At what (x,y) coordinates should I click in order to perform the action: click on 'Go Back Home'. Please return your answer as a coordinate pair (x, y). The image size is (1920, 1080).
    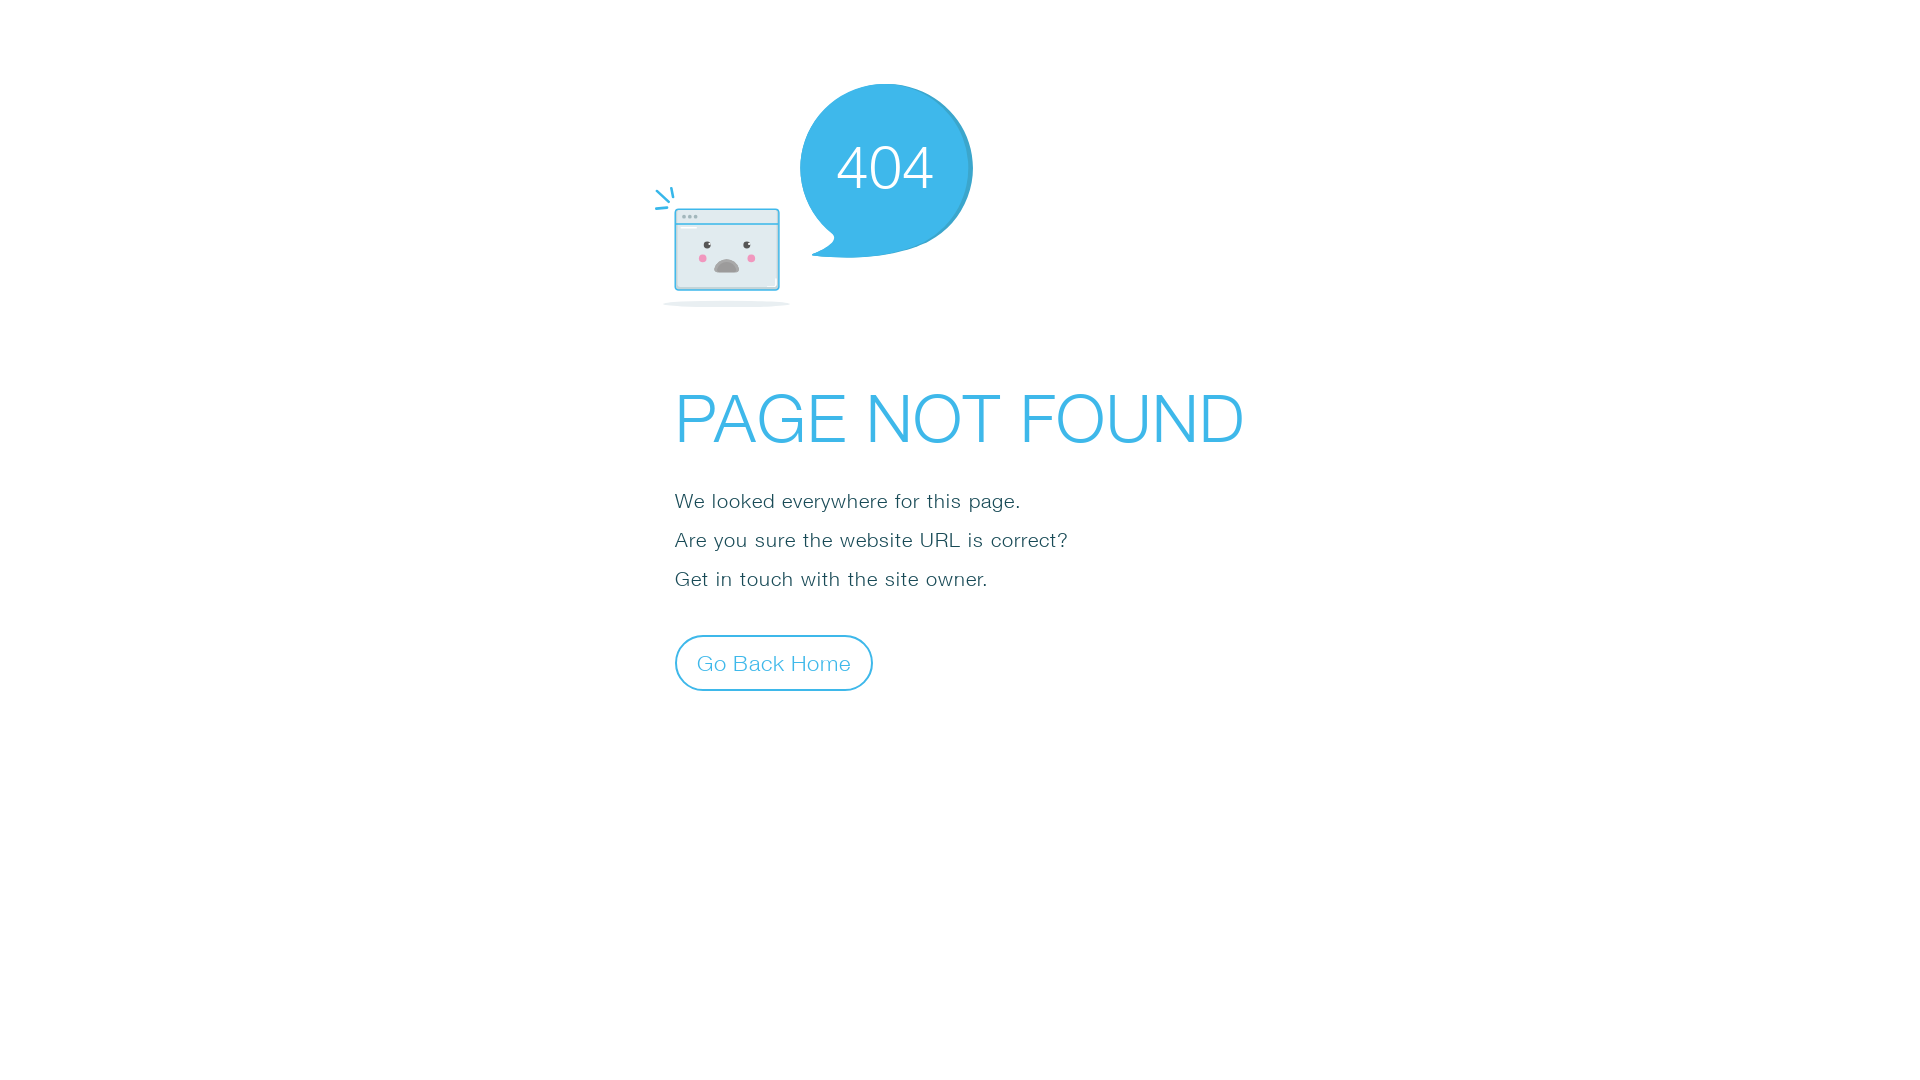
    Looking at the image, I should click on (772, 663).